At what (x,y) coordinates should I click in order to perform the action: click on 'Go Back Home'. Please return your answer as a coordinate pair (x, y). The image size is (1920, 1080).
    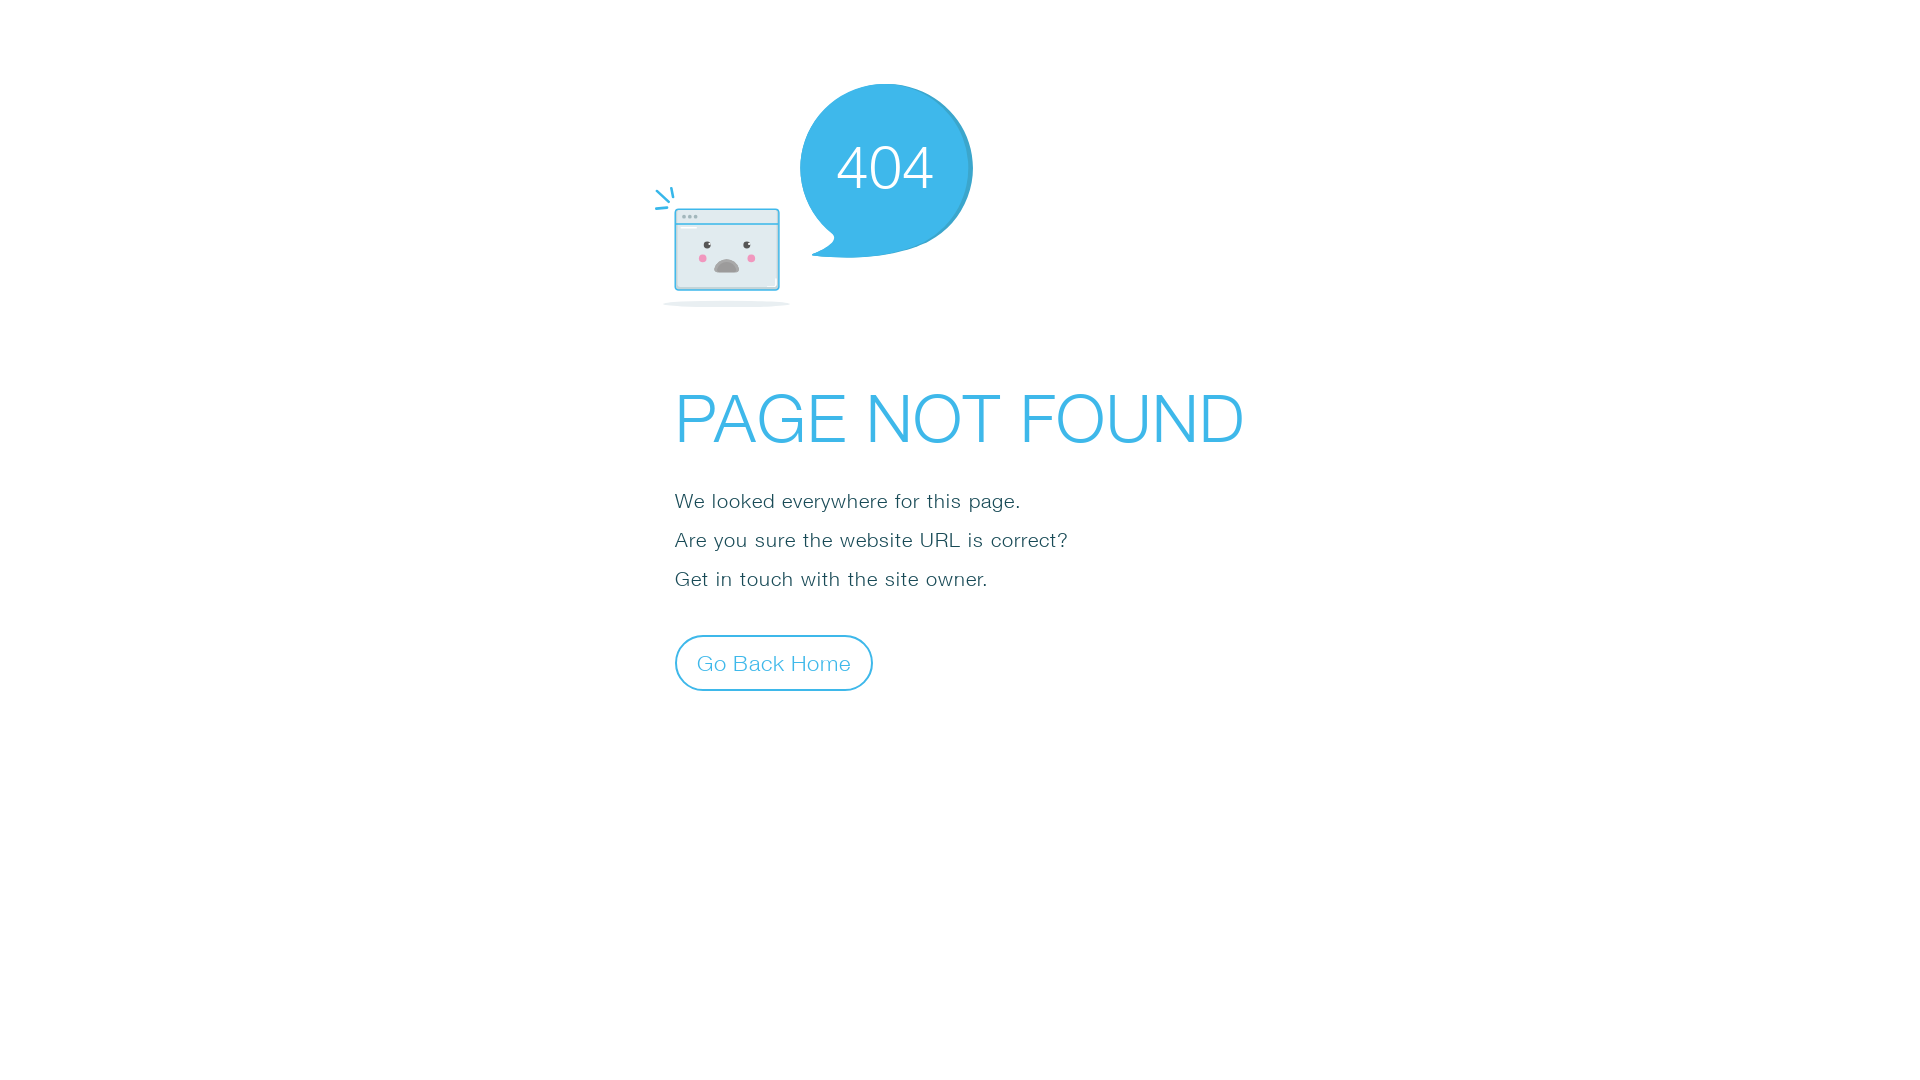
    Looking at the image, I should click on (772, 663).